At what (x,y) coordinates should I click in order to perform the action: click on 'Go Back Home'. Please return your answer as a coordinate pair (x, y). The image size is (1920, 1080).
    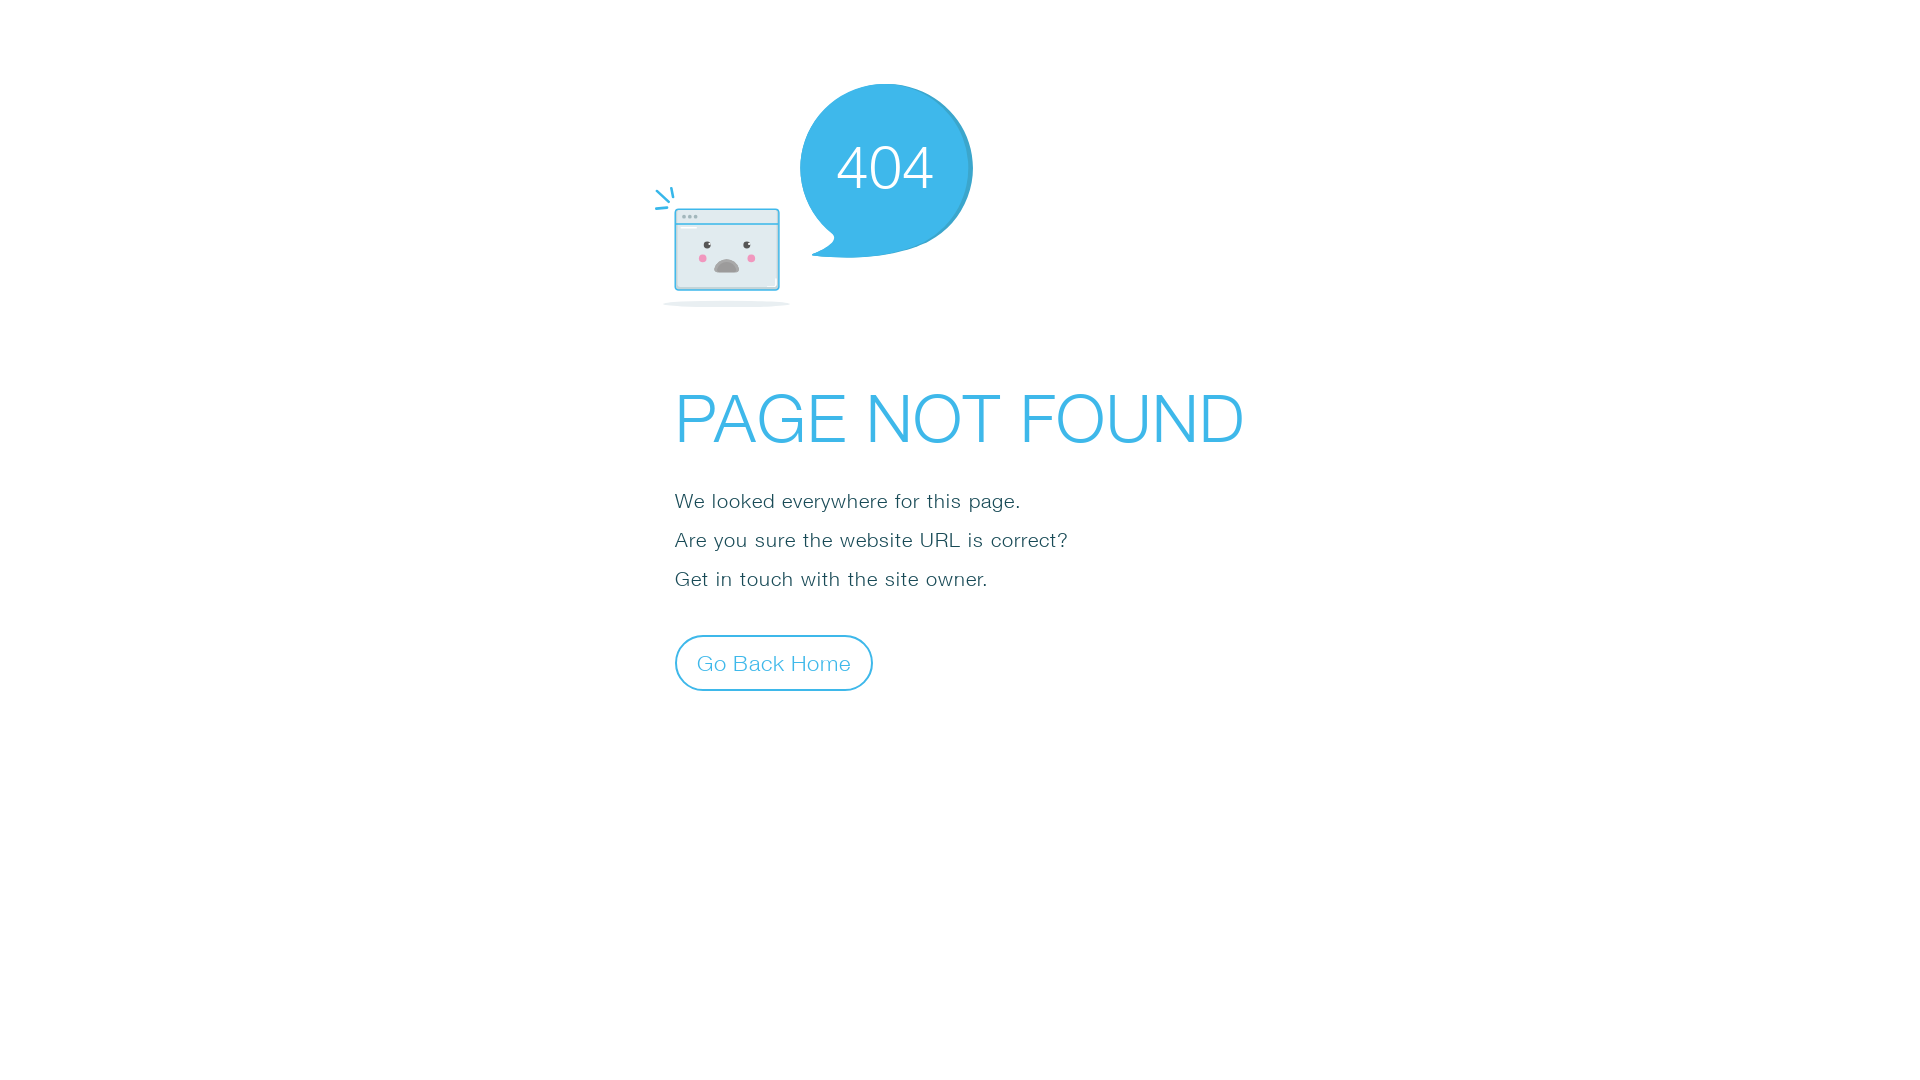
    Looking at the image, I should click on (772, 663).